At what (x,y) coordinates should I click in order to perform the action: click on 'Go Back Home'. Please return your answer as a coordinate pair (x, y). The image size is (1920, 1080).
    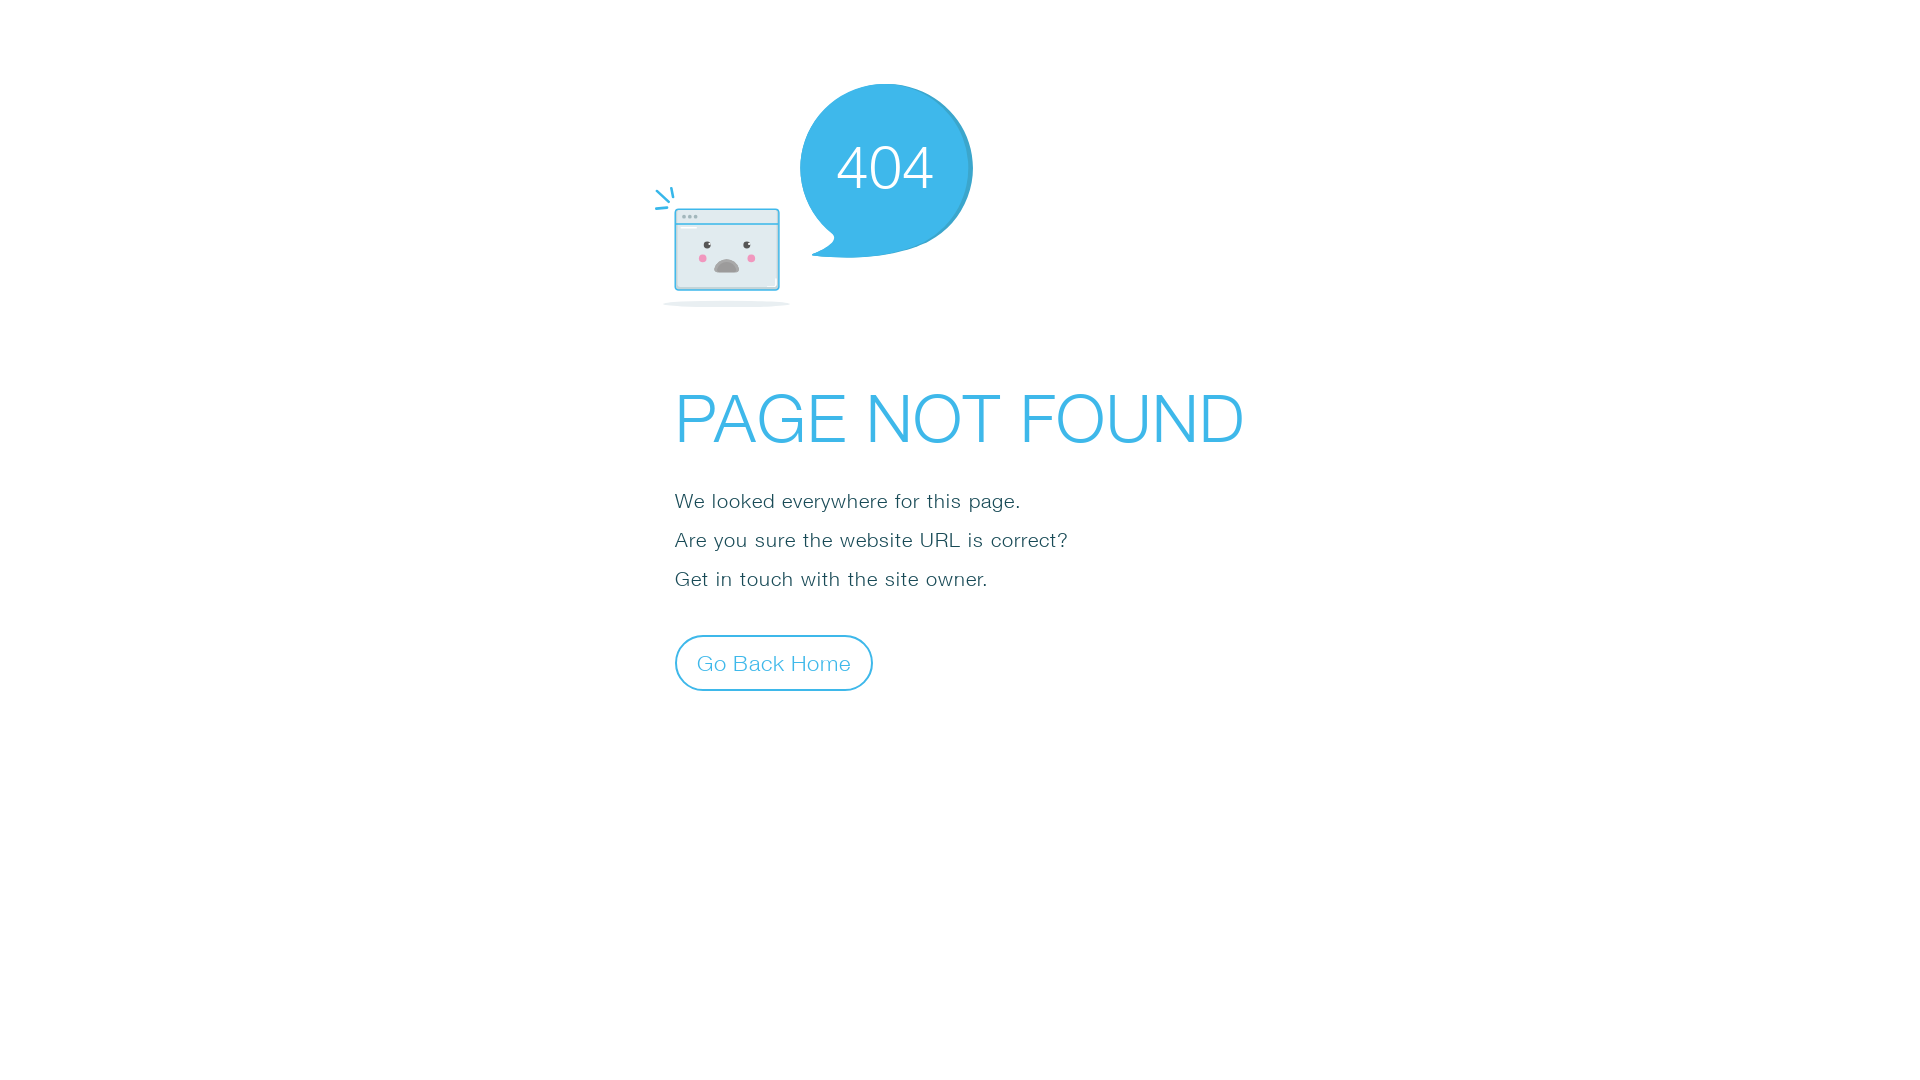
    Looking at the image, I should click on (772, 663).